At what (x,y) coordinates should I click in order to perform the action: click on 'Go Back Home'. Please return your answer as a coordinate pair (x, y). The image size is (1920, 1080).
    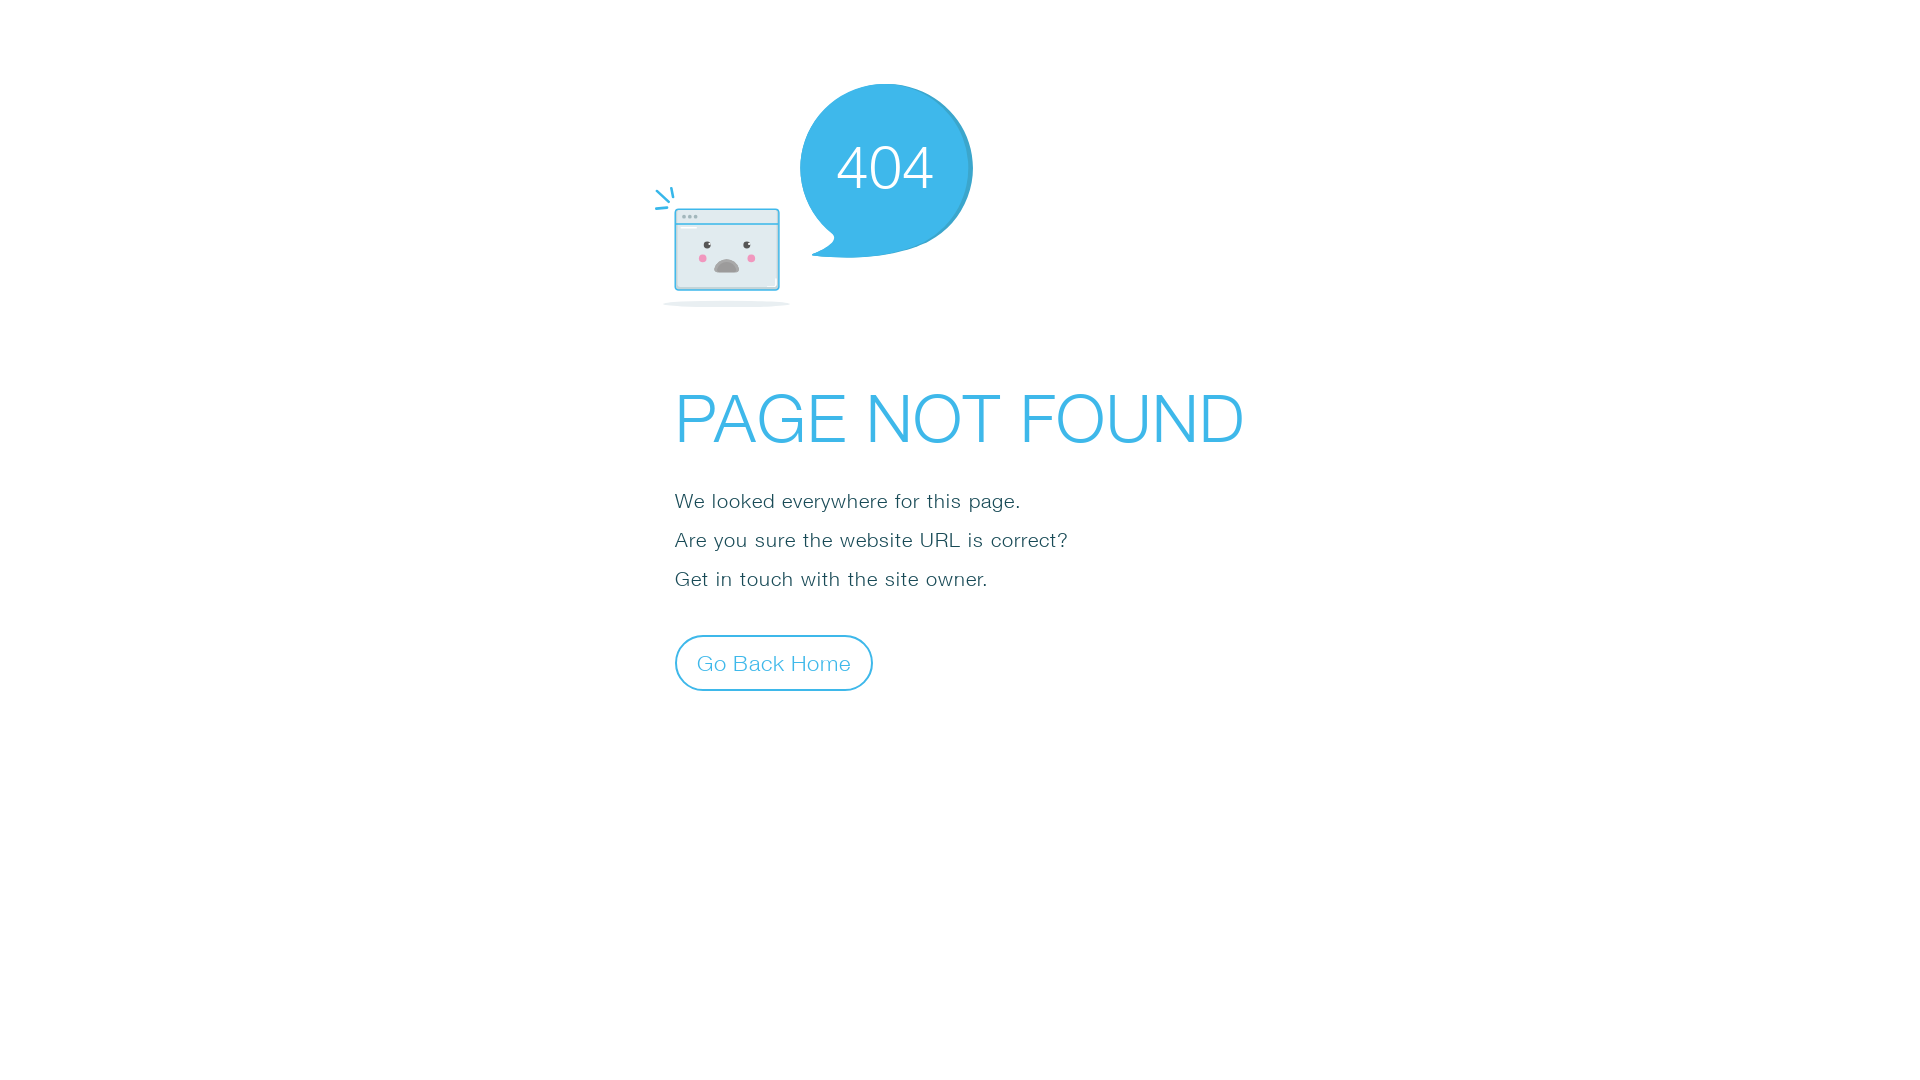
    Looking at the image, I should click on (772, 663).